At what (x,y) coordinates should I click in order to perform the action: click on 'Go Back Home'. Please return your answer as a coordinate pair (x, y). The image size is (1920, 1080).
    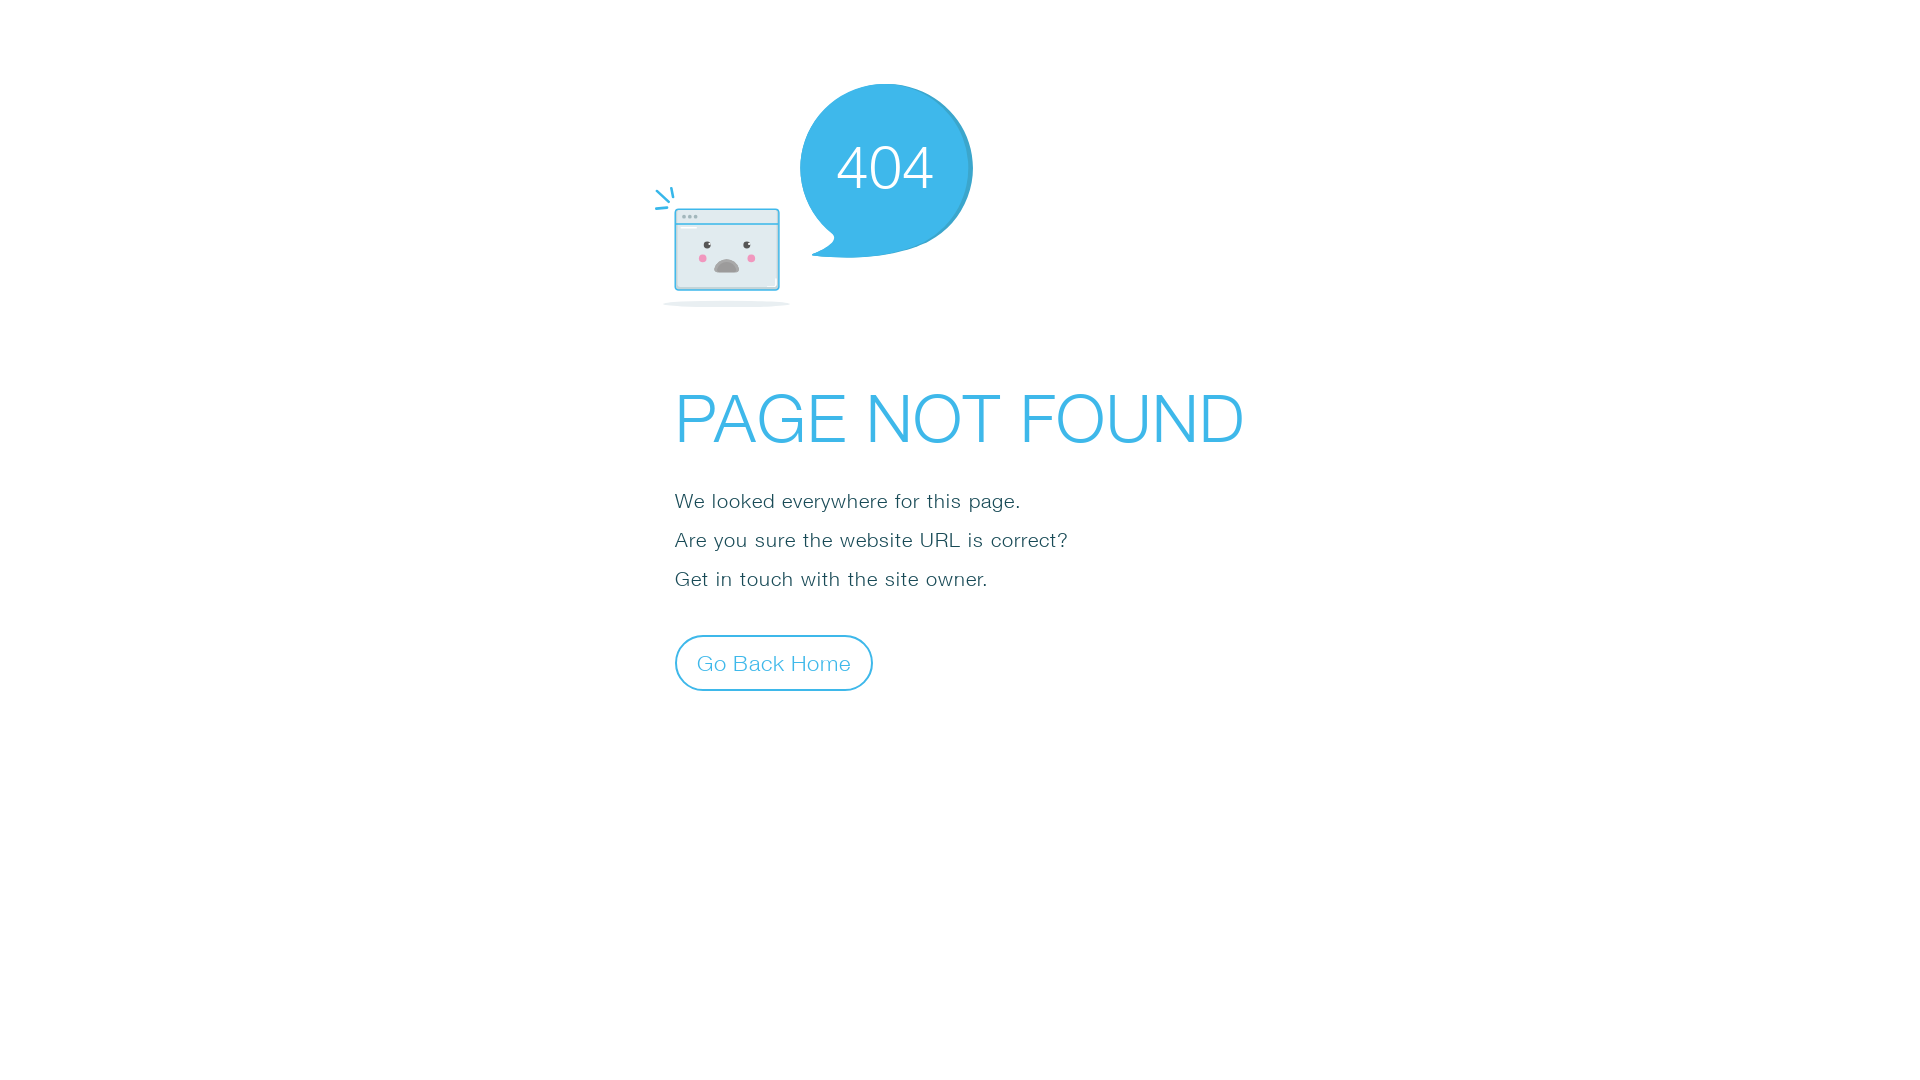
    Looking at the image, I should click on (772, 663).